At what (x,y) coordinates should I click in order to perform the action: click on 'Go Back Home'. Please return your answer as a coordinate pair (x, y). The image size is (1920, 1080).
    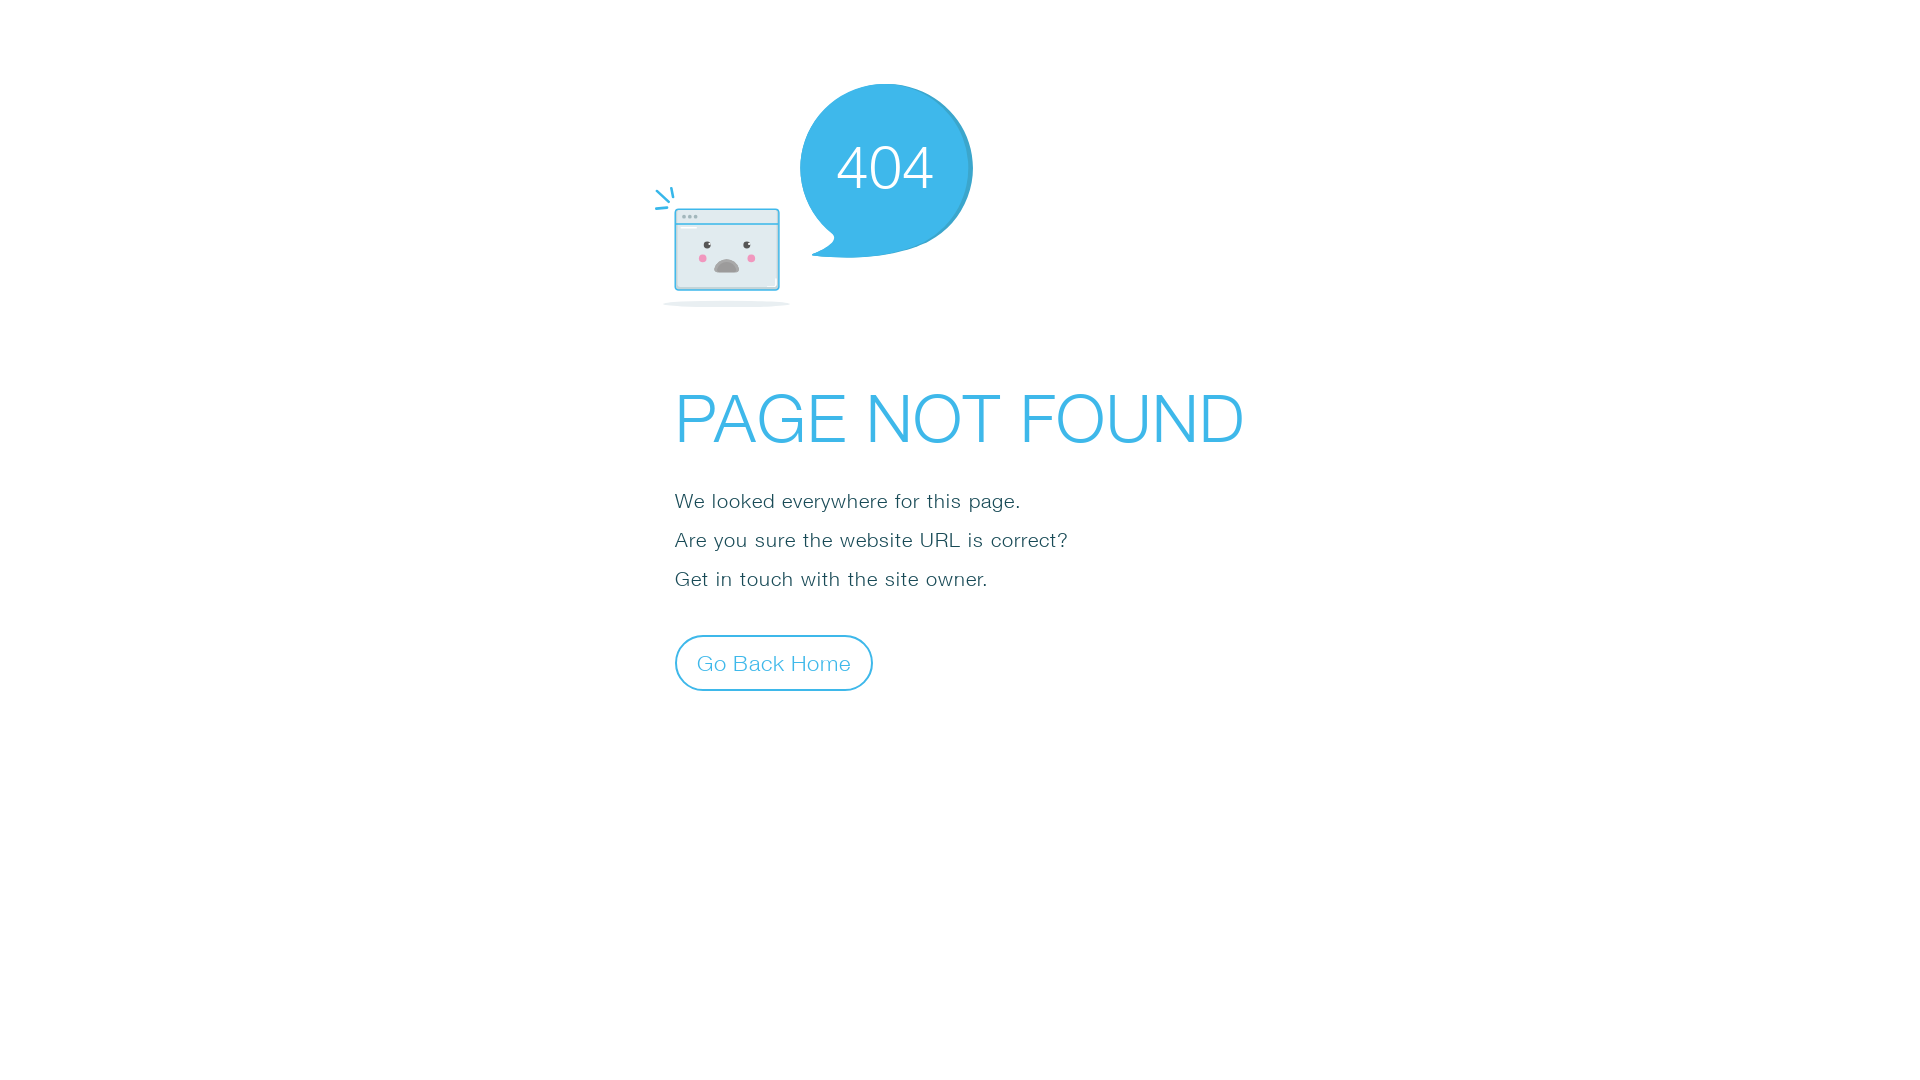
    Looking at the image, I should click on (772, 663).